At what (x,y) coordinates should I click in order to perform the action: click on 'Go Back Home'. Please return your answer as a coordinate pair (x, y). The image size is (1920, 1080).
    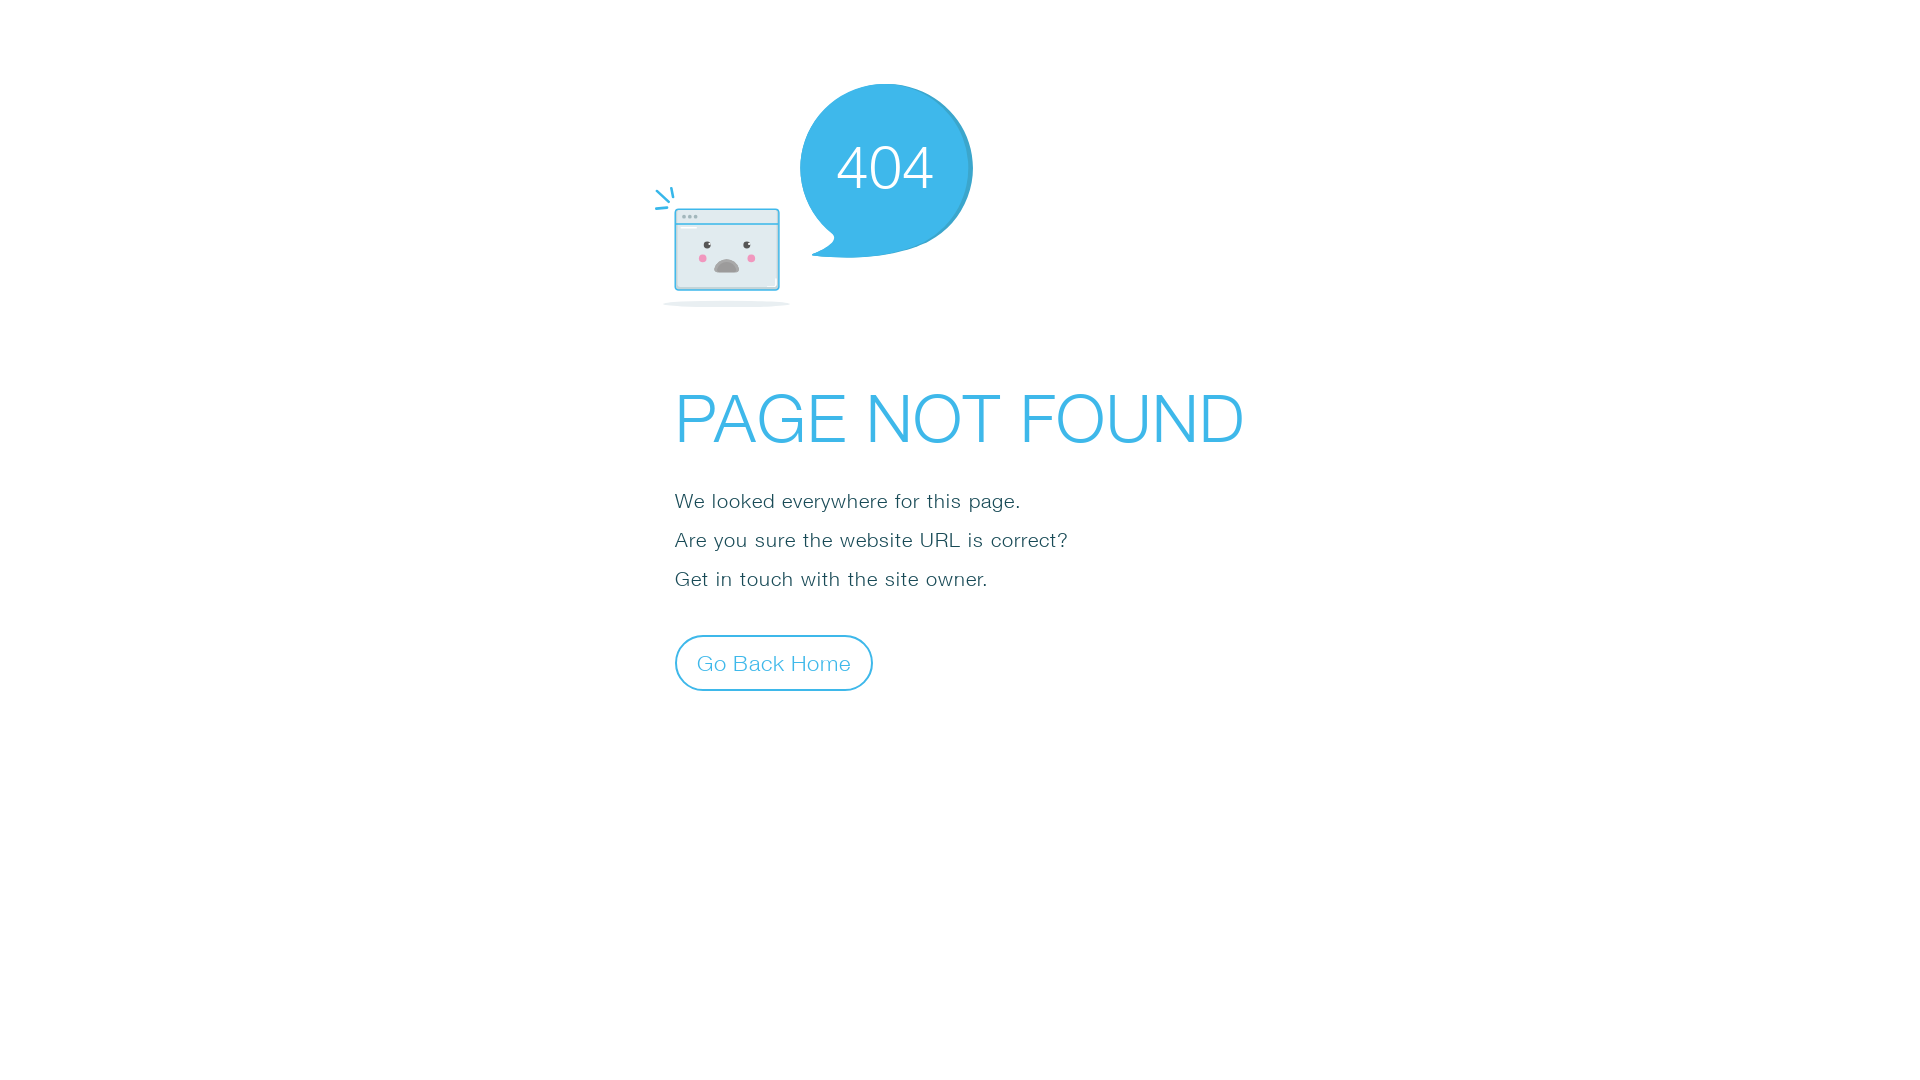
    Looking at the image, I should click on (772, 663).